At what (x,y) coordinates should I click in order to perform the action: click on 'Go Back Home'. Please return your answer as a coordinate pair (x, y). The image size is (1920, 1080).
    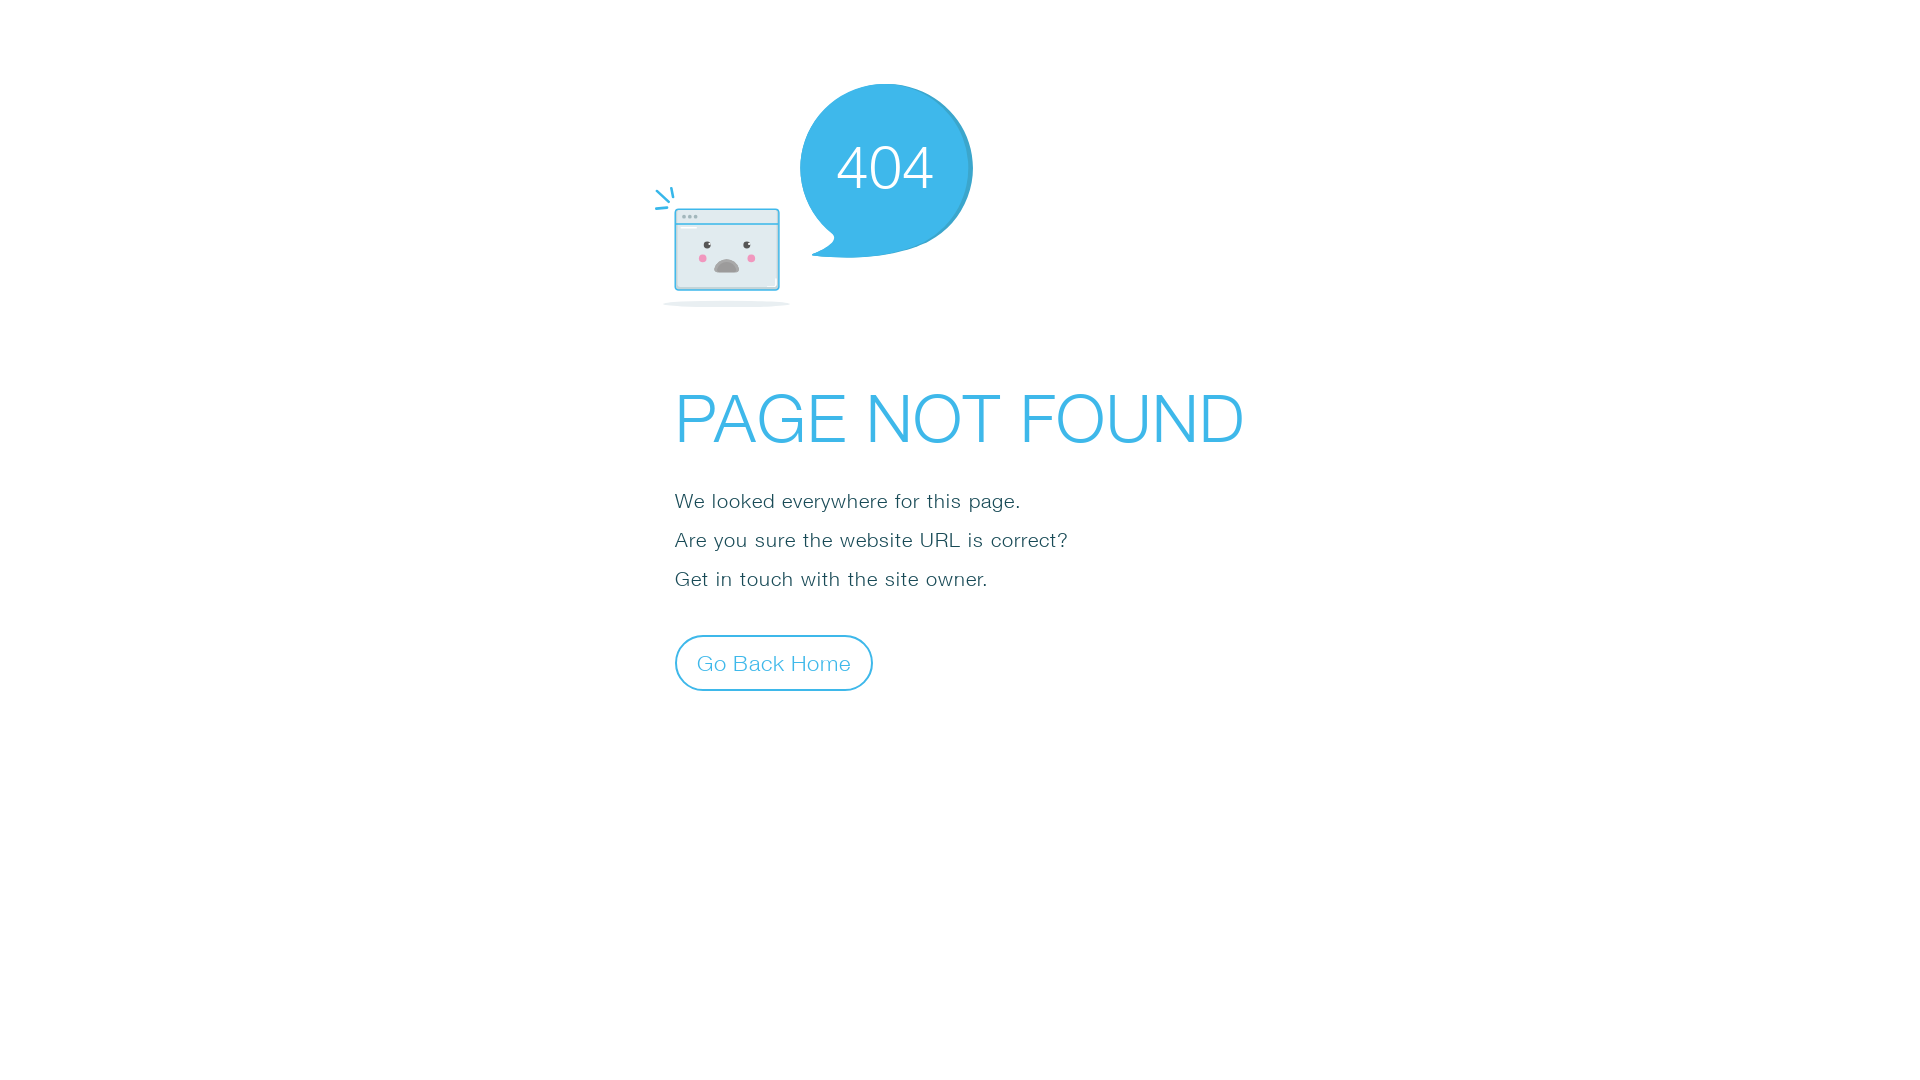
    Looking at the image, I should click on (772, 663).